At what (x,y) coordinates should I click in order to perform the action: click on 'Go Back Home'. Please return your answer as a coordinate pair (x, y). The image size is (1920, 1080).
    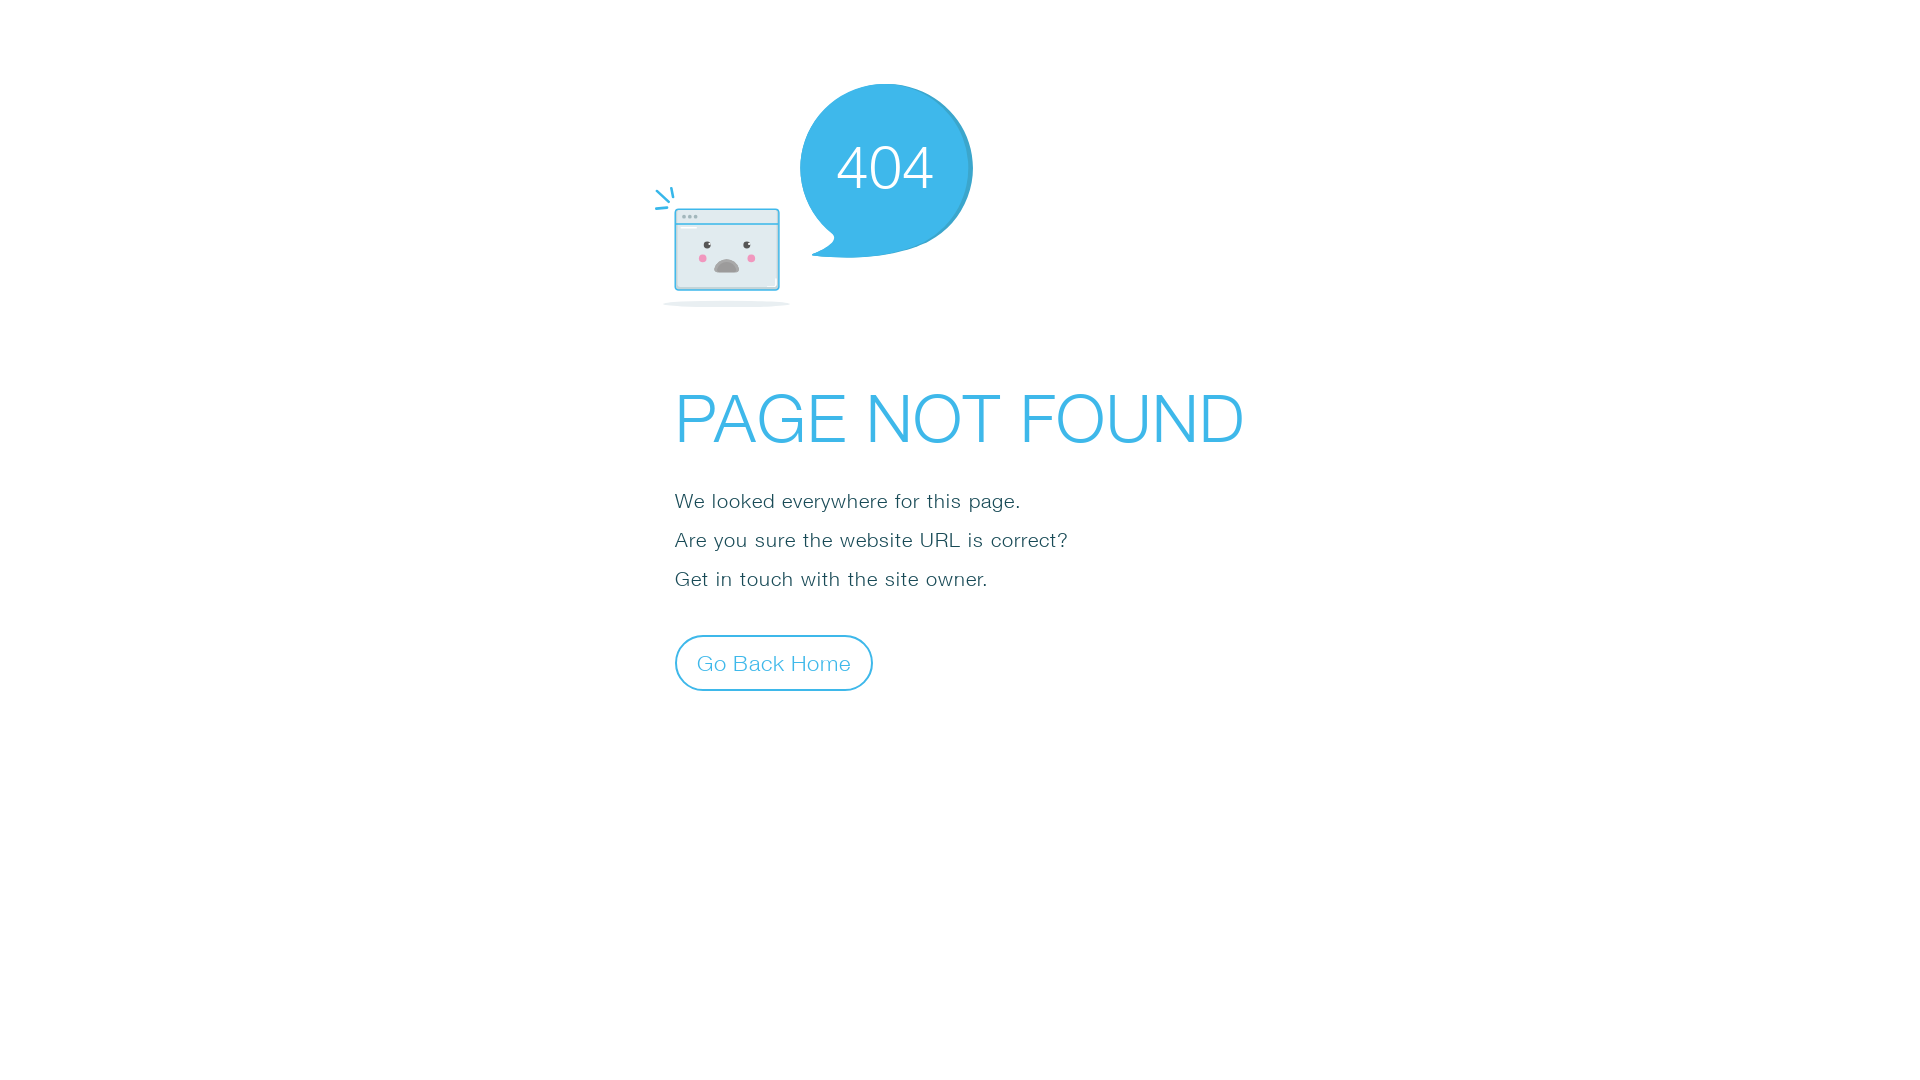
    Looking at the image, I should click on (772, 663).